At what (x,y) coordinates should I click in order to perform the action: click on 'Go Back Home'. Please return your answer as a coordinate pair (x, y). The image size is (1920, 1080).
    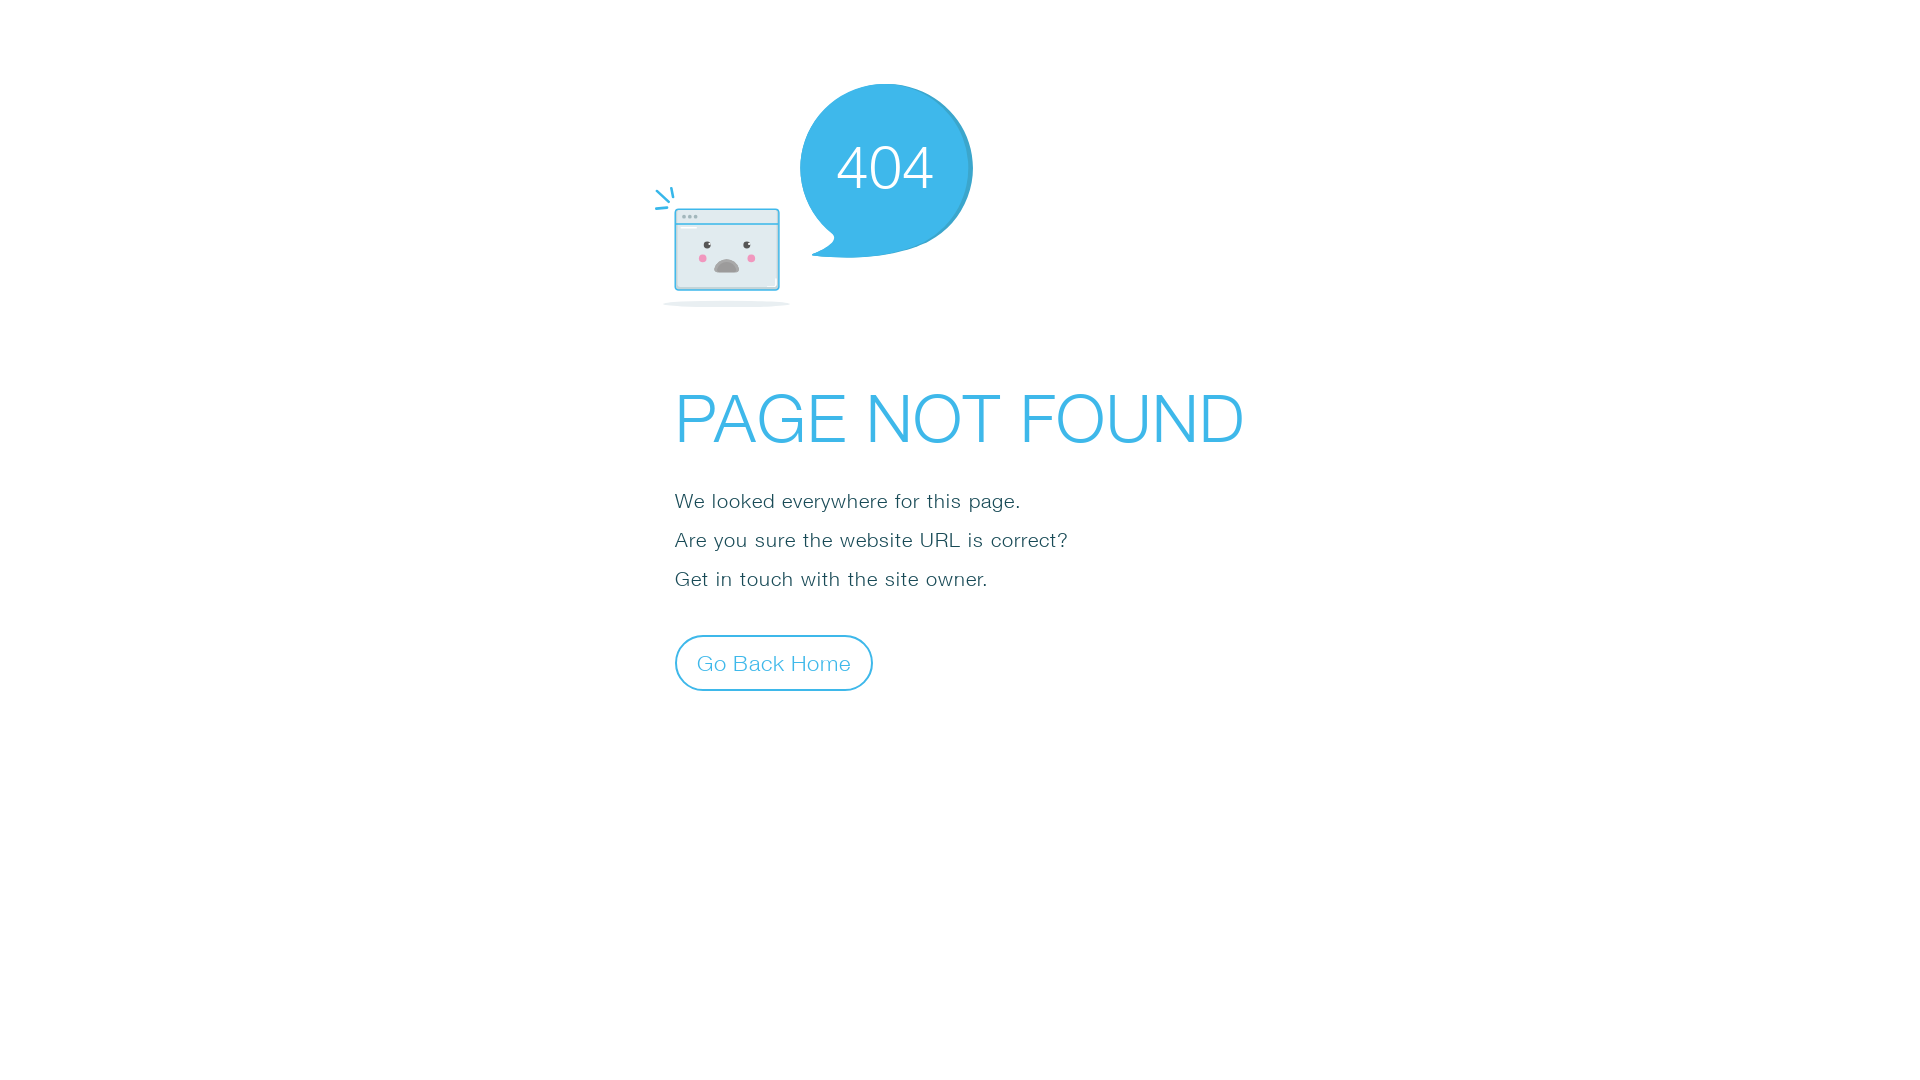
    Looking at the image, I should click on (772, 663).